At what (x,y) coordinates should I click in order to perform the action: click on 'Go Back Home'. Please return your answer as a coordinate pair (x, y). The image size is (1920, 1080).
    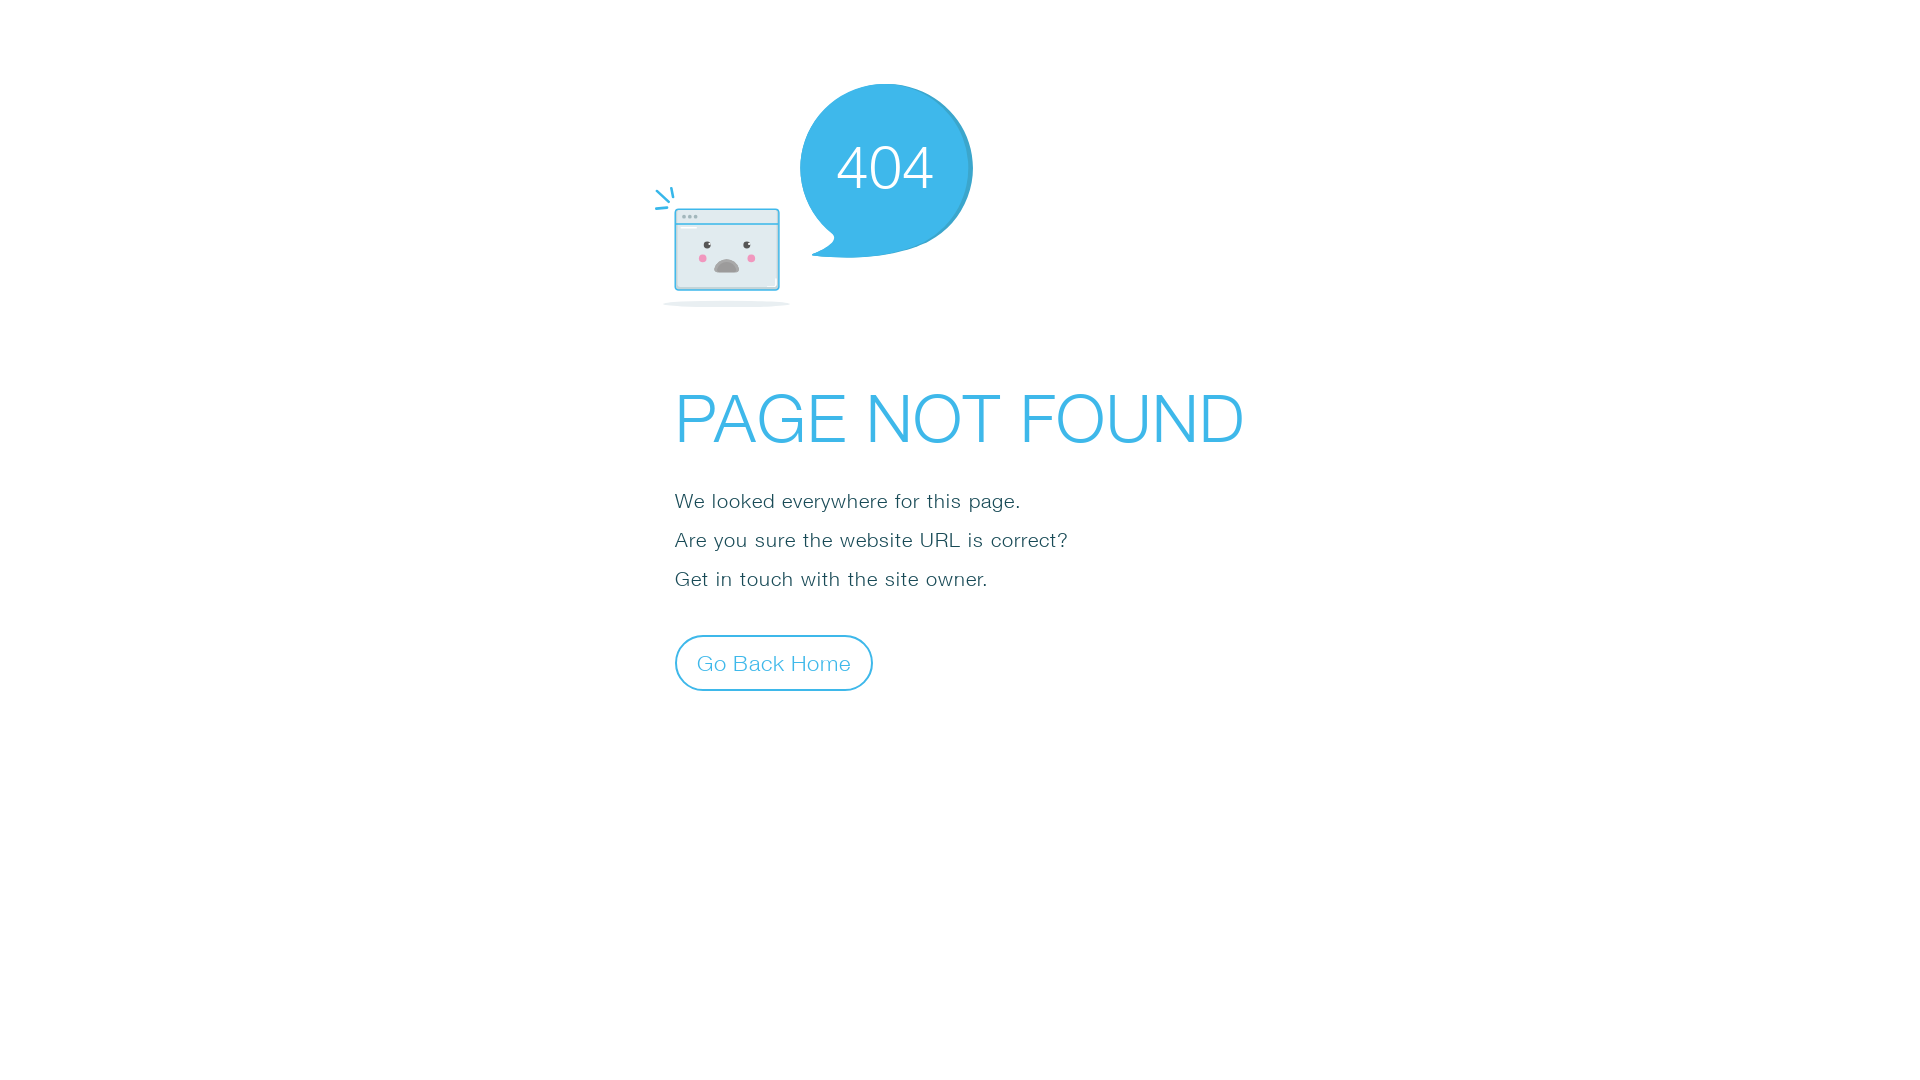
    Looking at the image, I should click on (772, 663).